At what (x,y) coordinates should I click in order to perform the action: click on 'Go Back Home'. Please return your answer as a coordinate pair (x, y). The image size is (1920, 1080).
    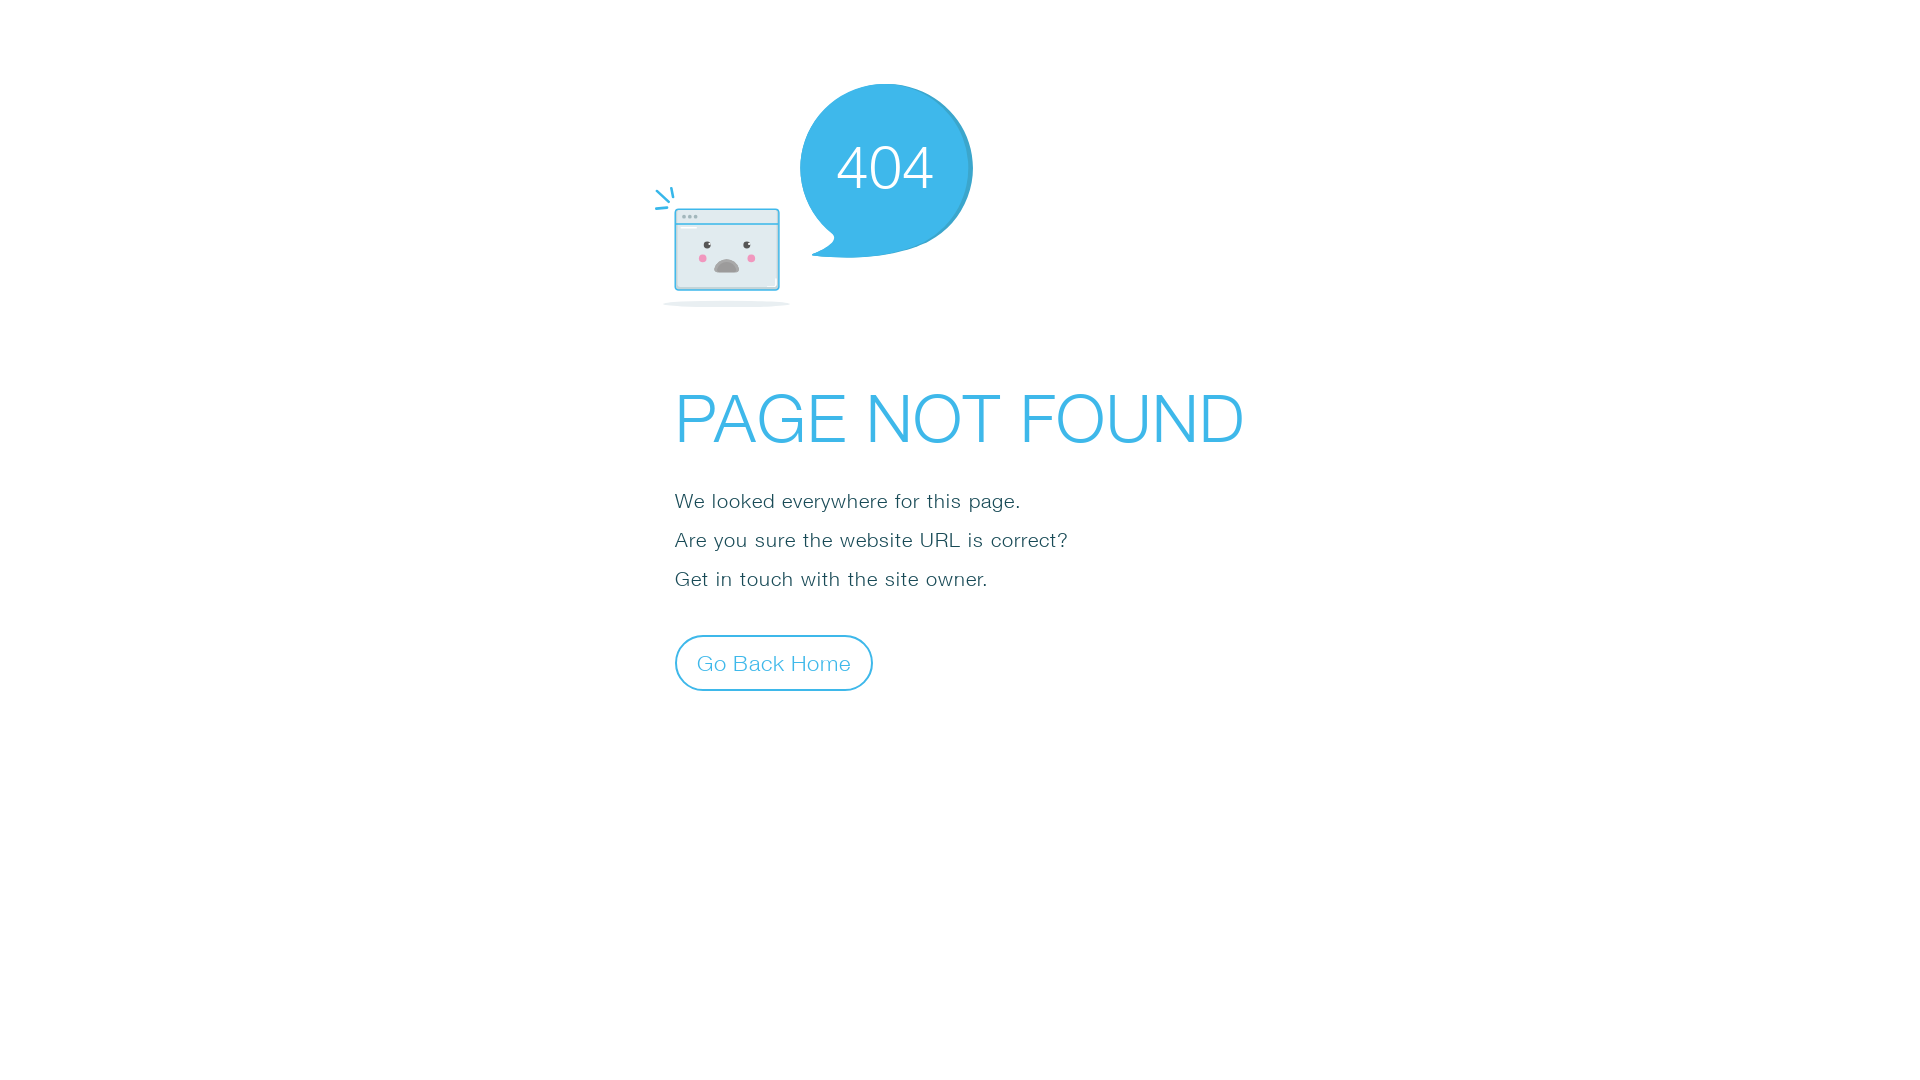
    Looking at the image, I should click on (772, 663).